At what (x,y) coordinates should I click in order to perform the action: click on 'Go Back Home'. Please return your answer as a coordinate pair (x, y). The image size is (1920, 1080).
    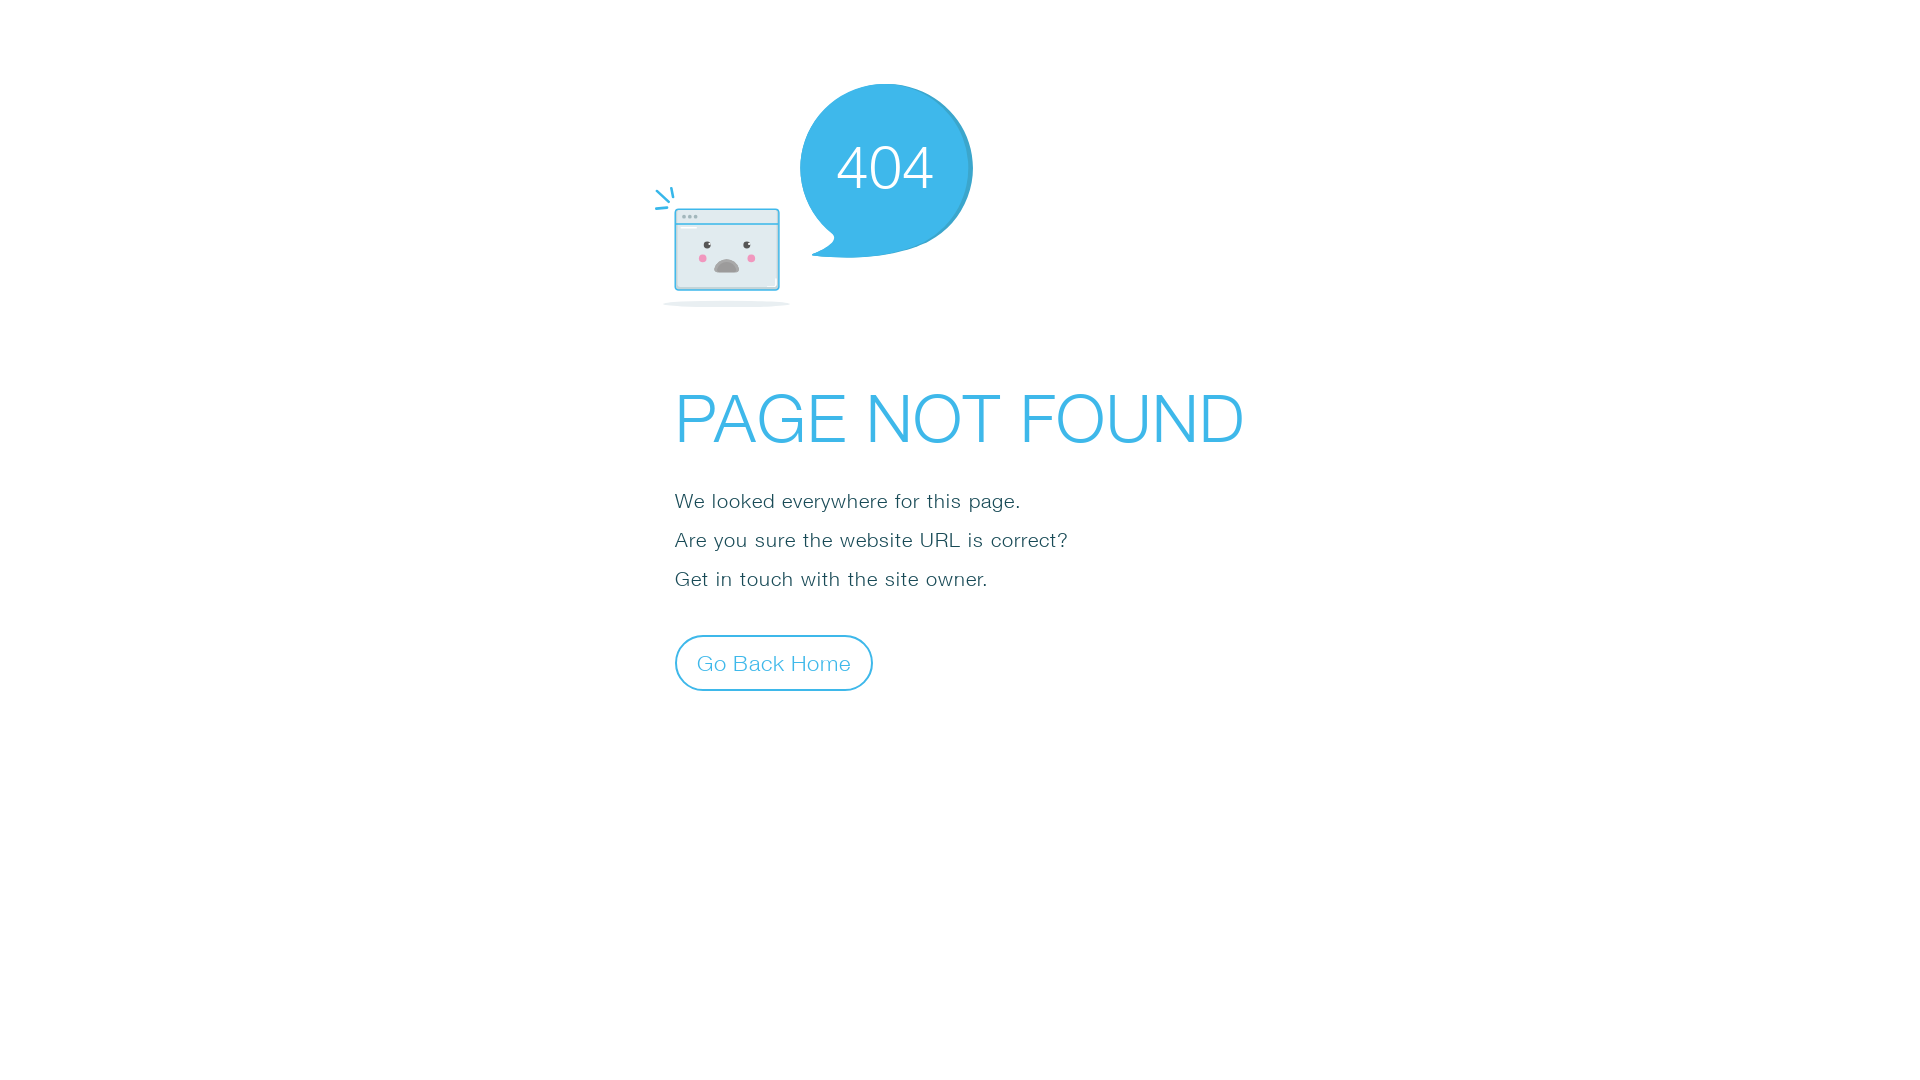
    Looking at the image, I should click on (772, 663).